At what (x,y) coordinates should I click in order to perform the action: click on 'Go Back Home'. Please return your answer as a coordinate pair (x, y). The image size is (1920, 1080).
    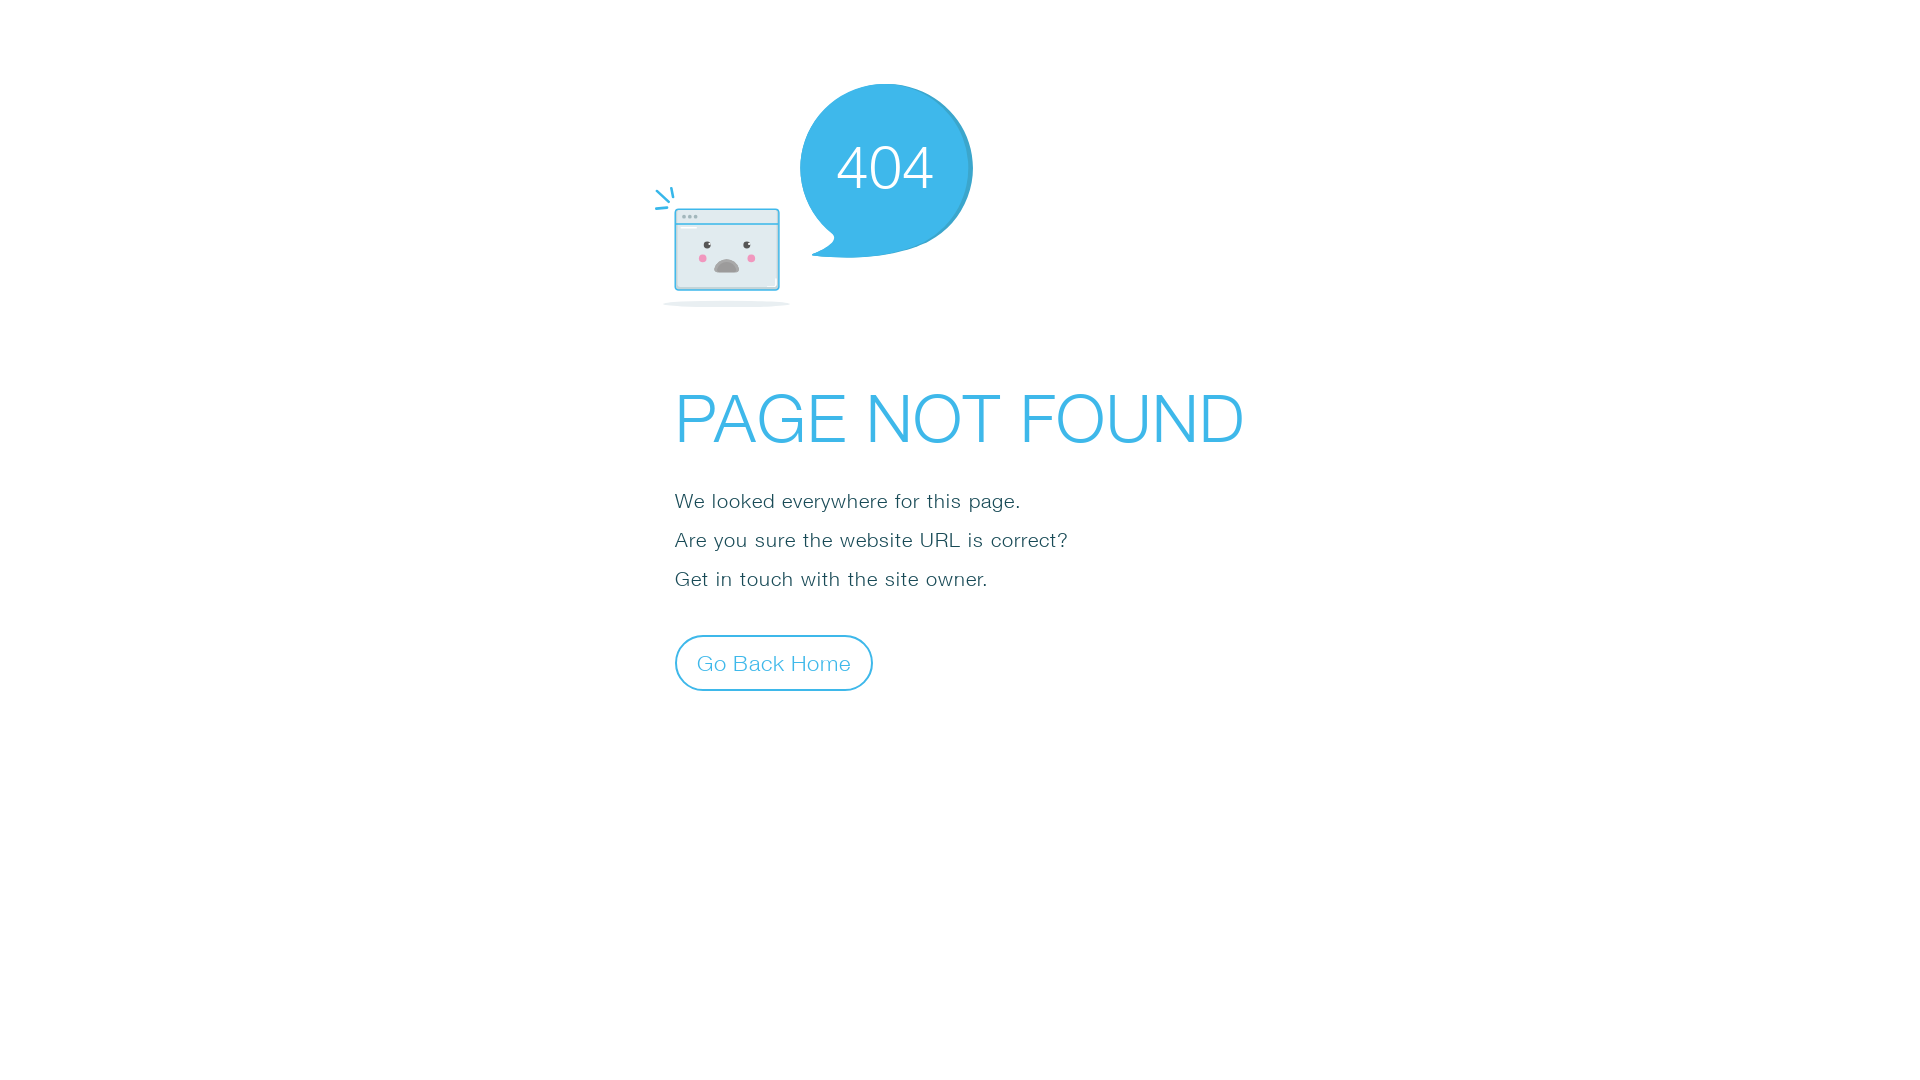
    Looking at the image, I should click on (772, 663).